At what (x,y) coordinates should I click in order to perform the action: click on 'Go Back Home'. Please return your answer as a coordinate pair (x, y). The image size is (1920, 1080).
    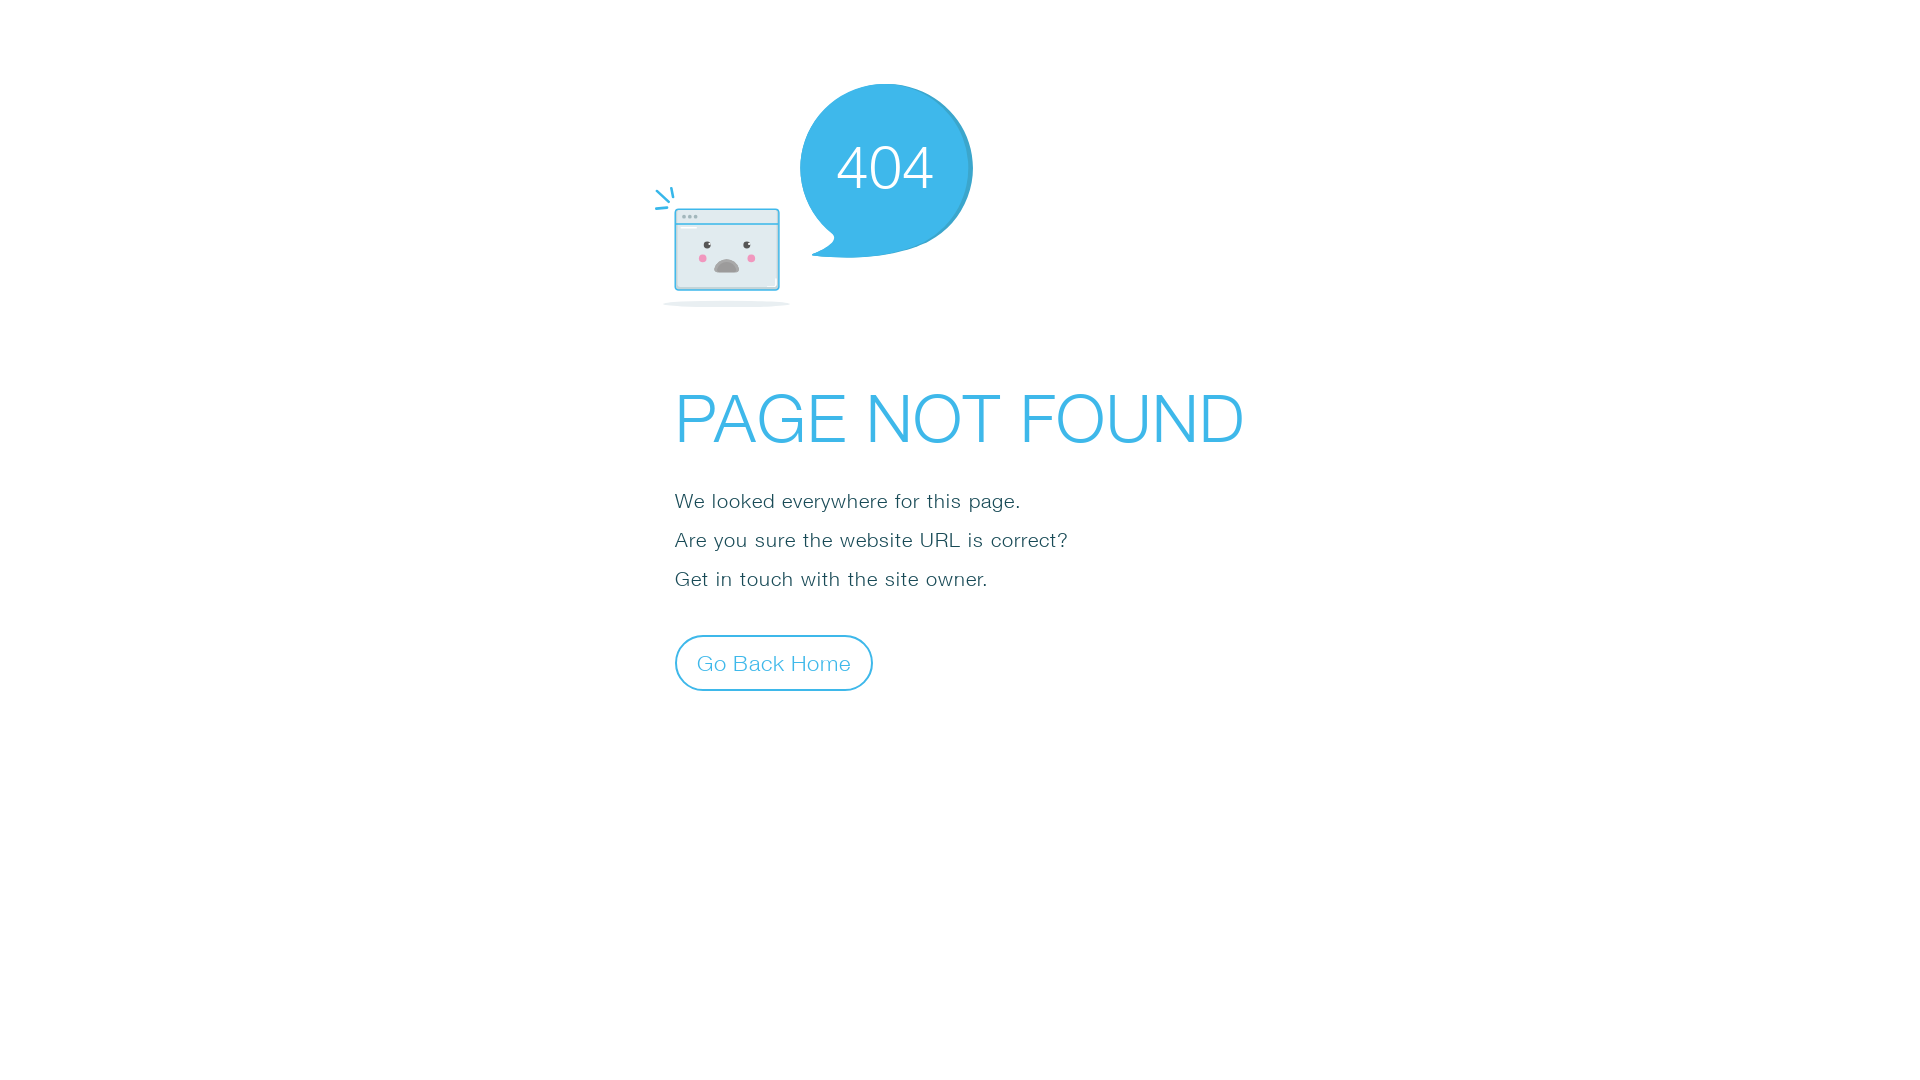
    Looking at the image, I should click on (772, 663).